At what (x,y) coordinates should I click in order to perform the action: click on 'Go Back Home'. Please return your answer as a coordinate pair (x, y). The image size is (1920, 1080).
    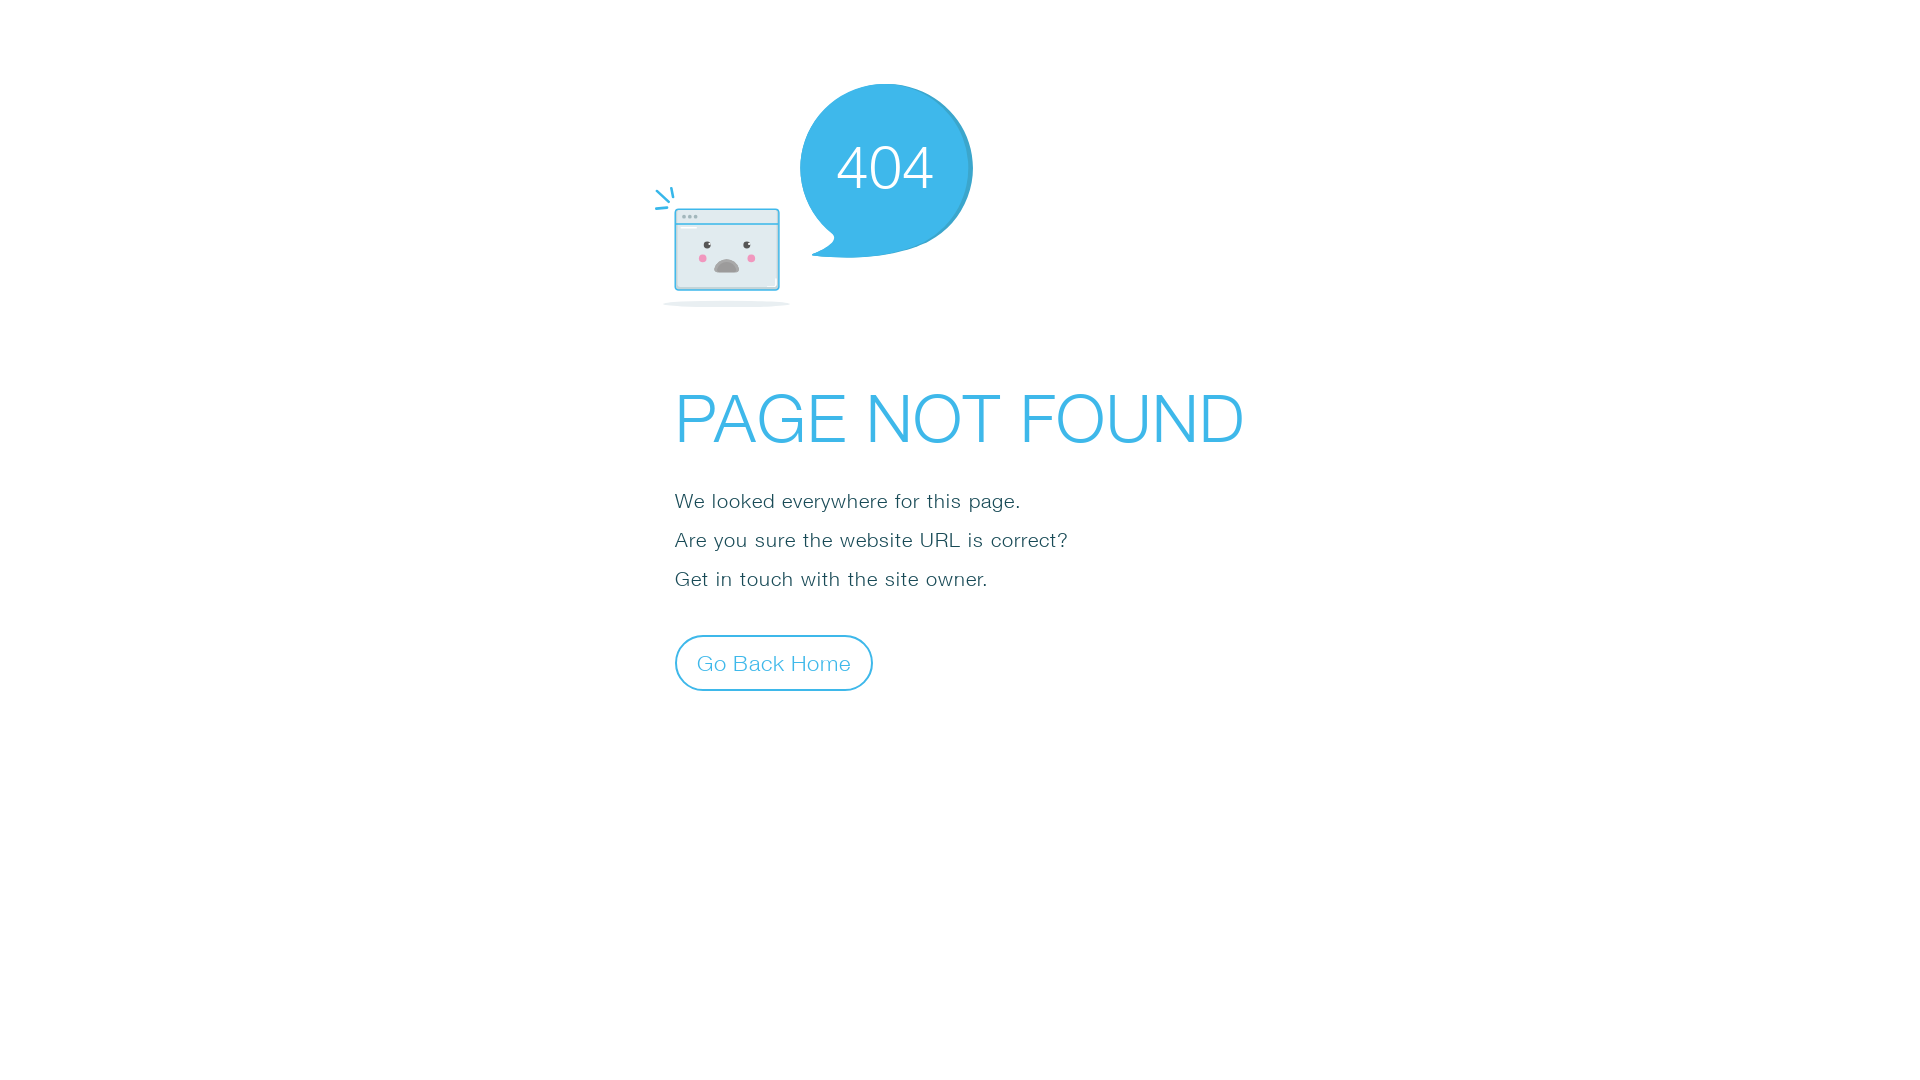
    Looking at the image, I should click on (772, 663).